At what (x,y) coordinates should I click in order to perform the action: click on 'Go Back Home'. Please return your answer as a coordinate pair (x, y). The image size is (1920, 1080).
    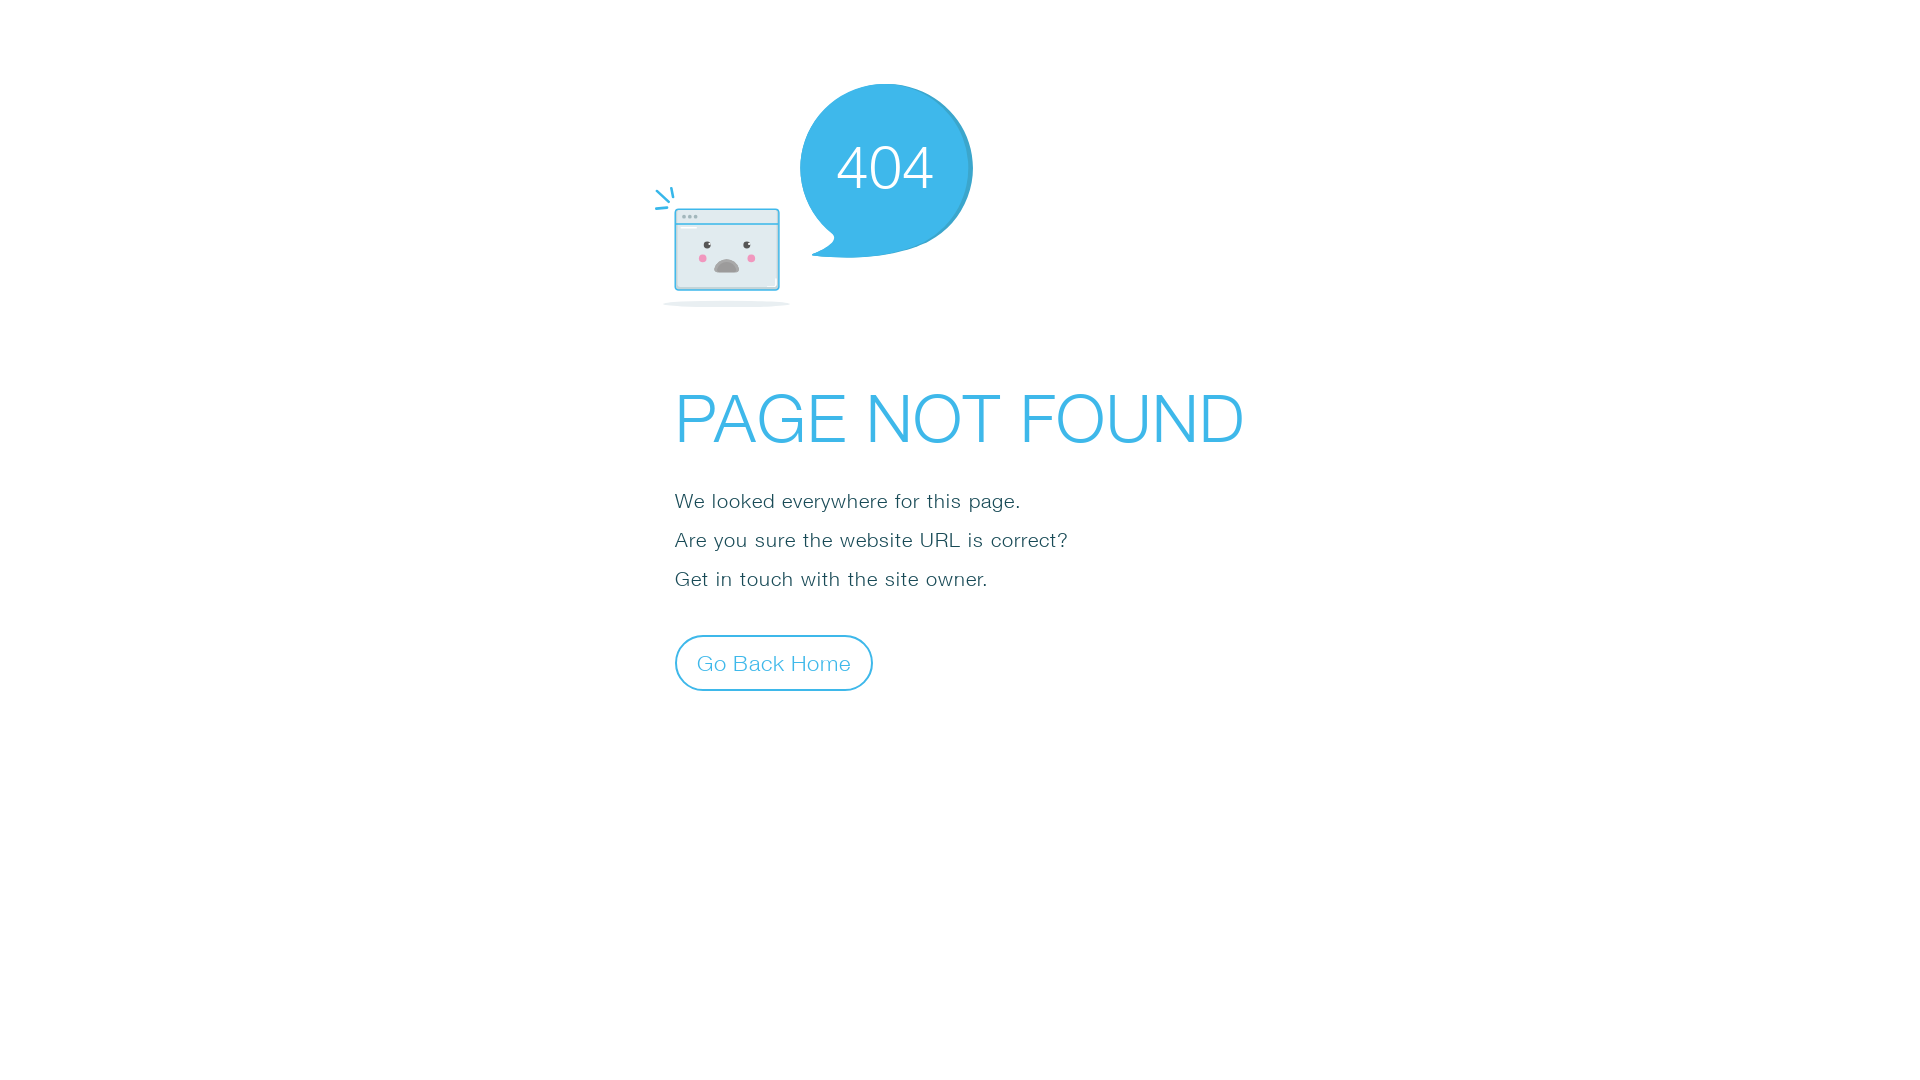
    Looking at the image, I should click on (772, 663).